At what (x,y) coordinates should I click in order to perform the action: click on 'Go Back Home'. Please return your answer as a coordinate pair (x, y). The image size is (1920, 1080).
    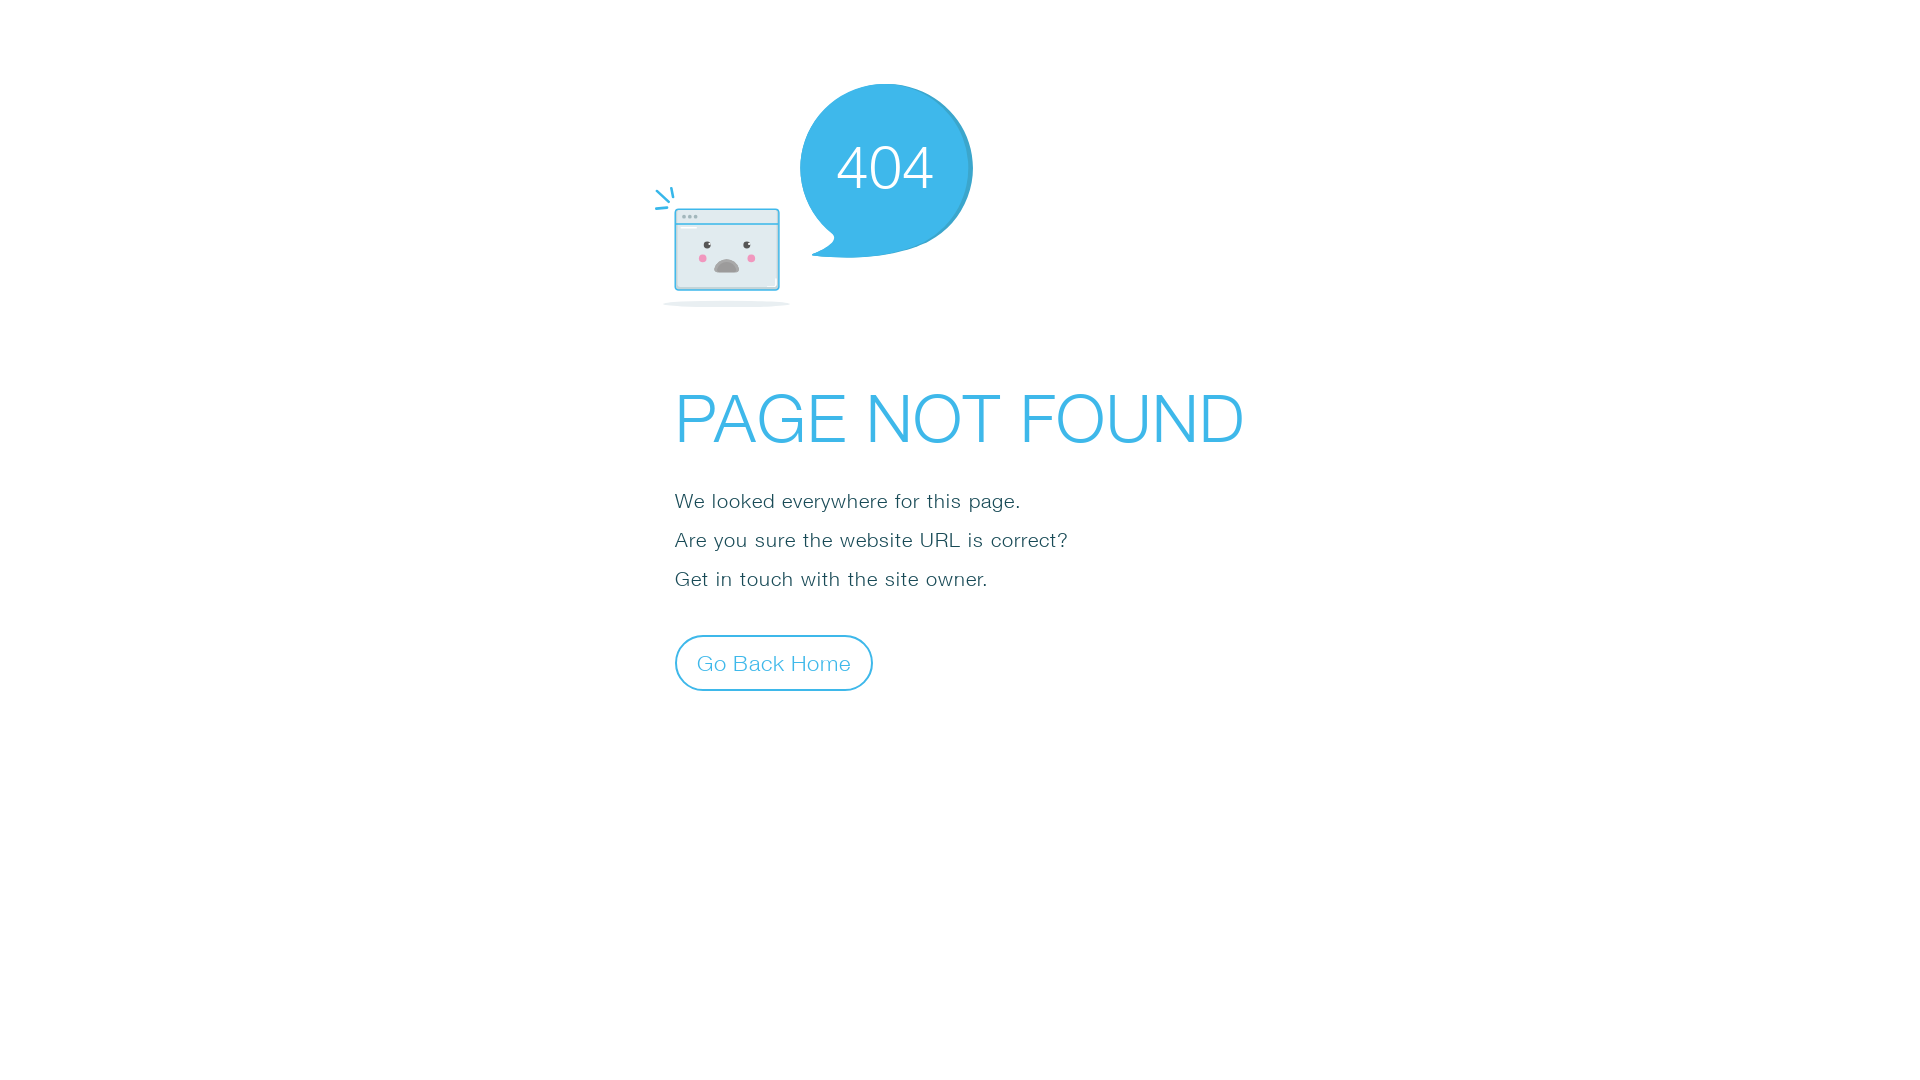
    Looking at the image, I should click on (772, 663).